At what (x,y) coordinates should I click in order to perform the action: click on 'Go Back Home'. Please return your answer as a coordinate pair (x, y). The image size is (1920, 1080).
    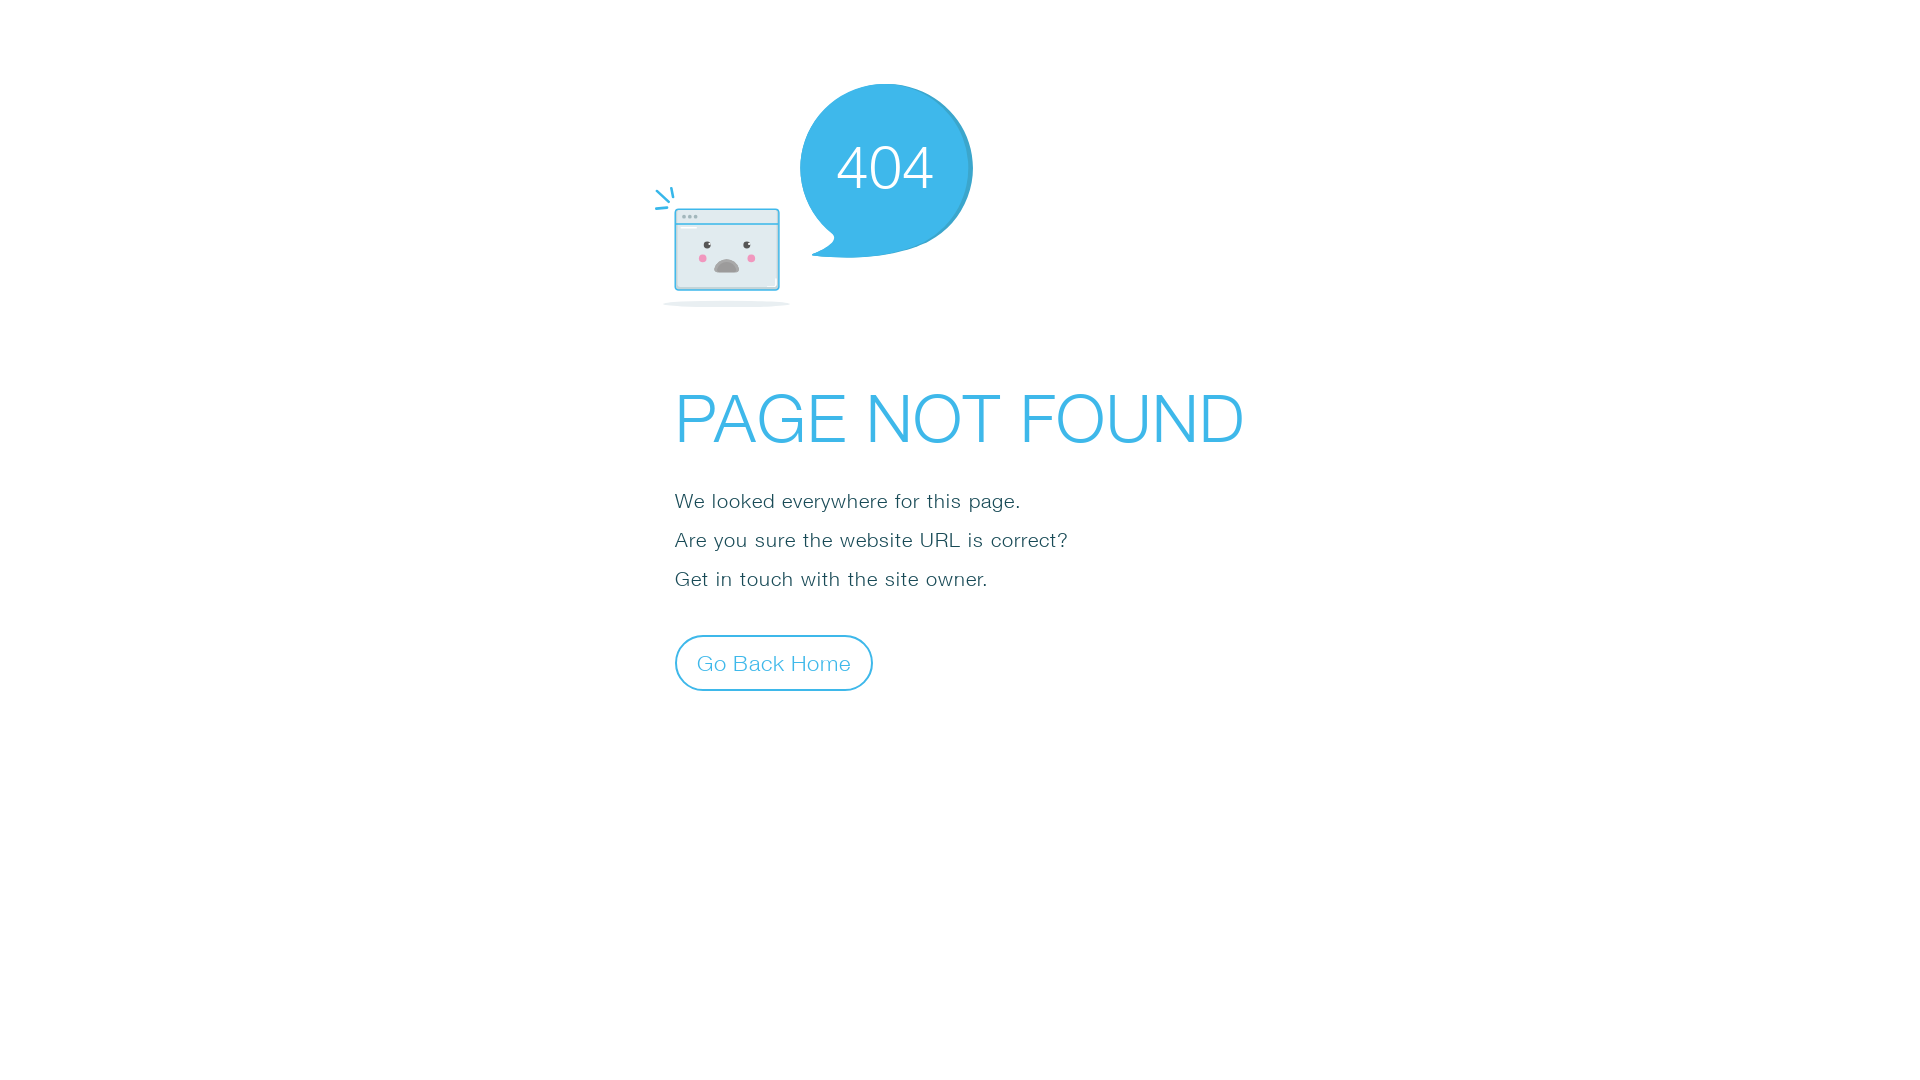
    Looking at the image, I should click on (772, 663).